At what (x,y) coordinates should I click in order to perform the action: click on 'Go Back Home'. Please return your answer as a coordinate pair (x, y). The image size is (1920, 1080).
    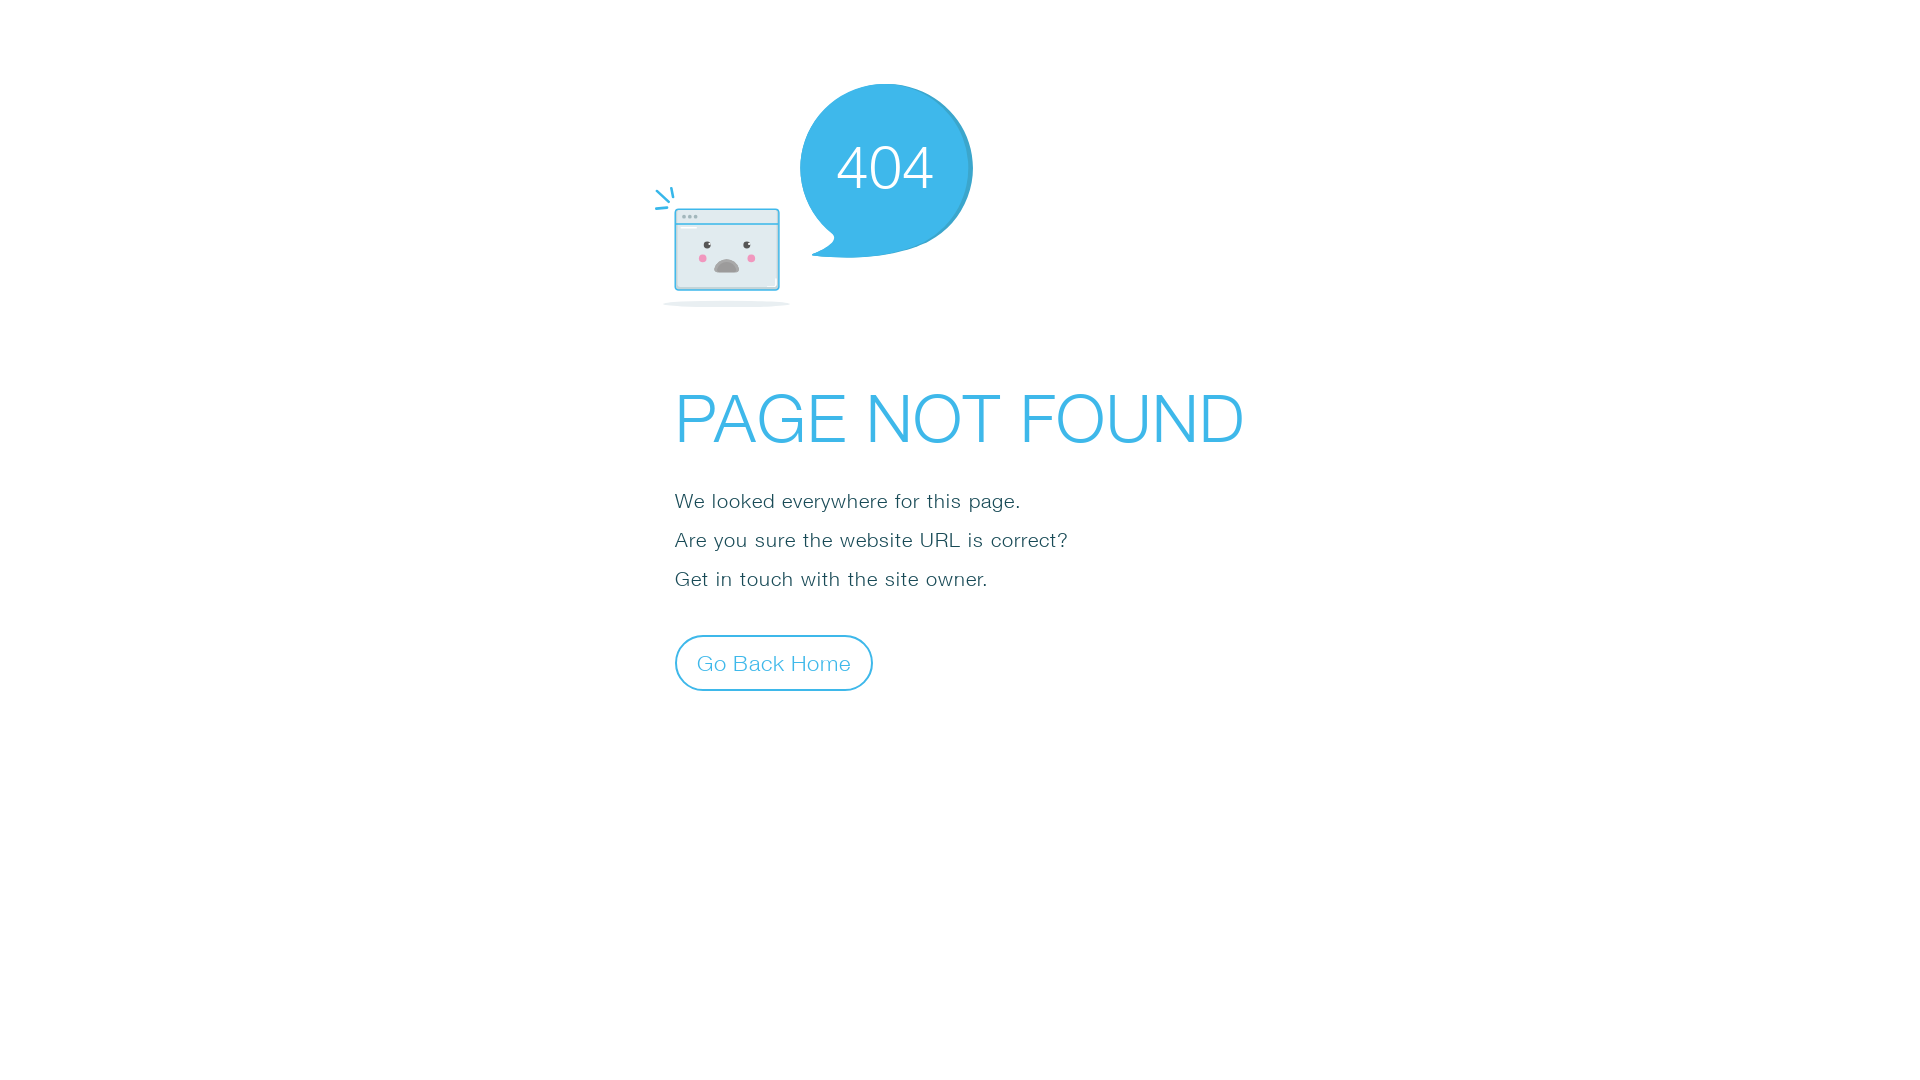
    Looking at the image, I should click on (772, 663).